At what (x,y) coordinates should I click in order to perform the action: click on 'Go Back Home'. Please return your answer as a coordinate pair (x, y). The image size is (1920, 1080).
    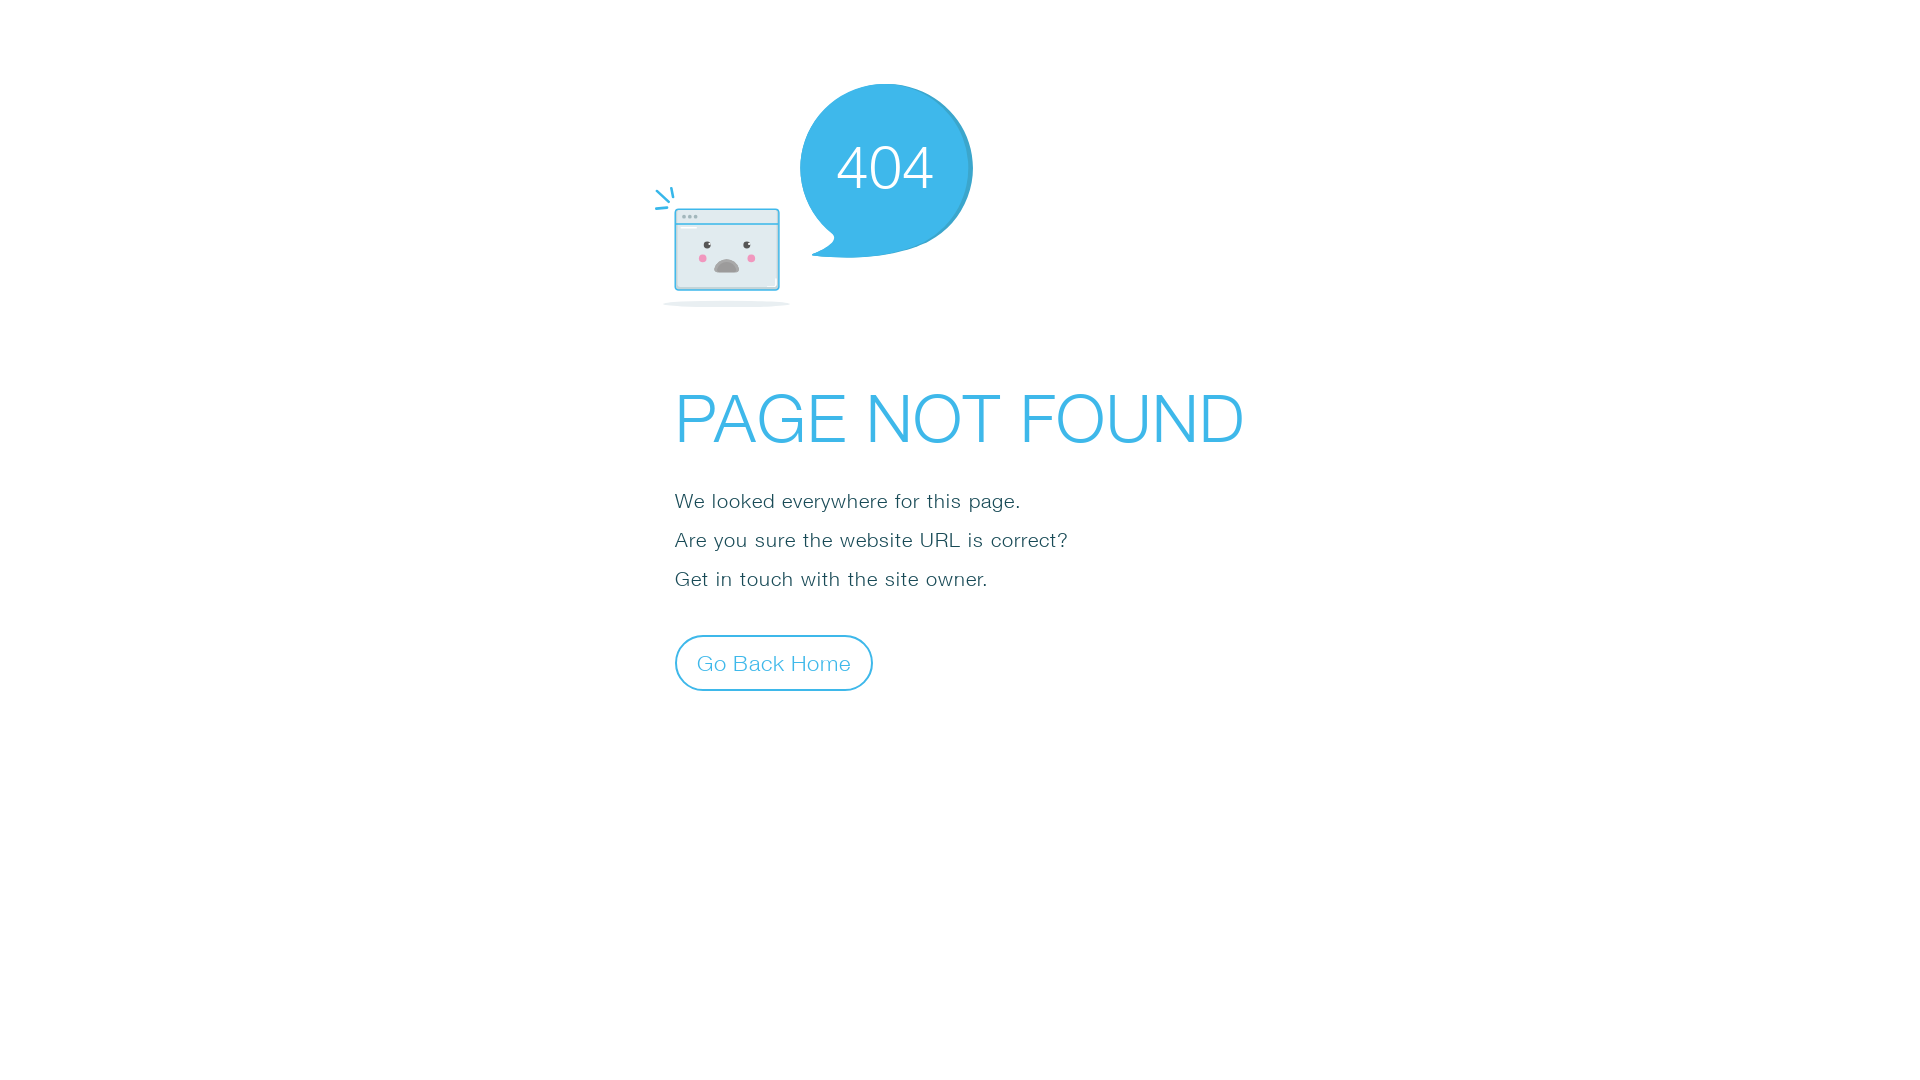
    Looking at the image, I should click on (772, 663).